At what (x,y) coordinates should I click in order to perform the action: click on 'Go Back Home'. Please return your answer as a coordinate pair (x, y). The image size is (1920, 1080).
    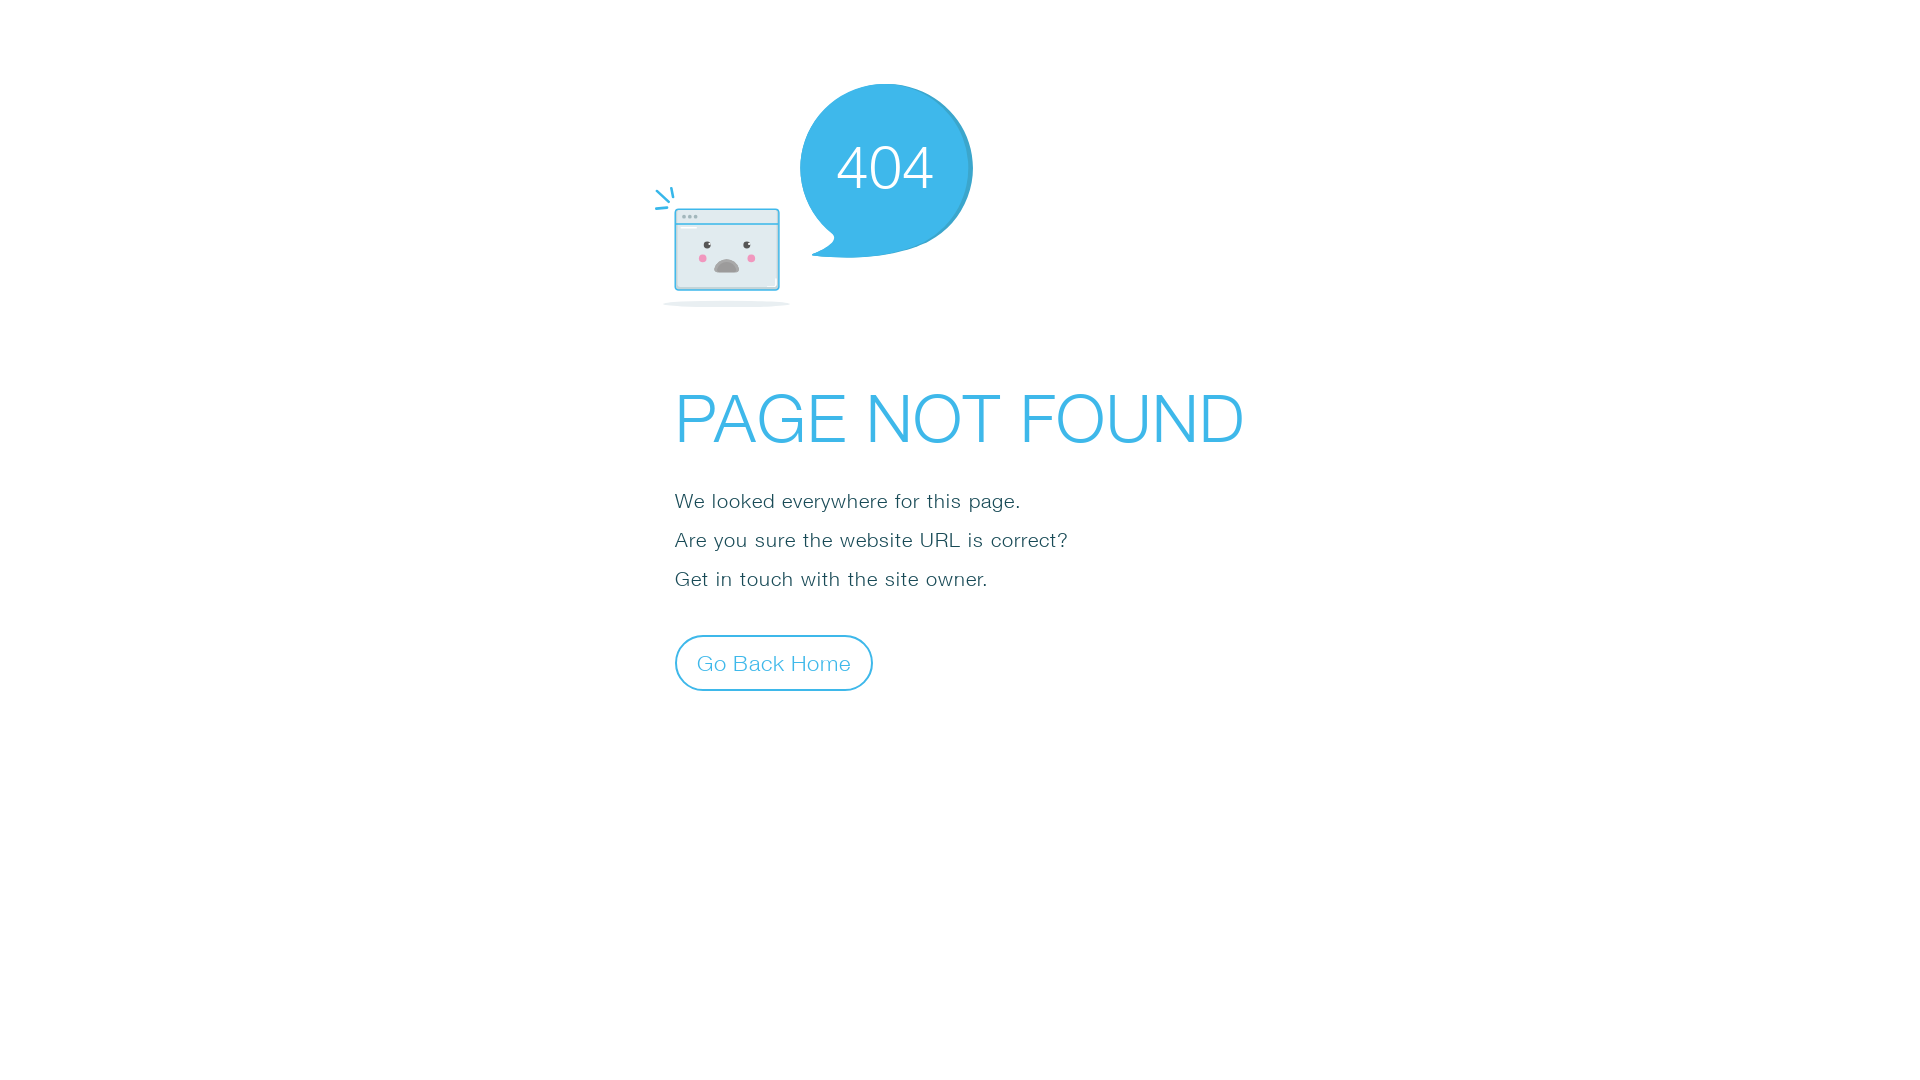
    Looking at the image, I should click on (772, 663).